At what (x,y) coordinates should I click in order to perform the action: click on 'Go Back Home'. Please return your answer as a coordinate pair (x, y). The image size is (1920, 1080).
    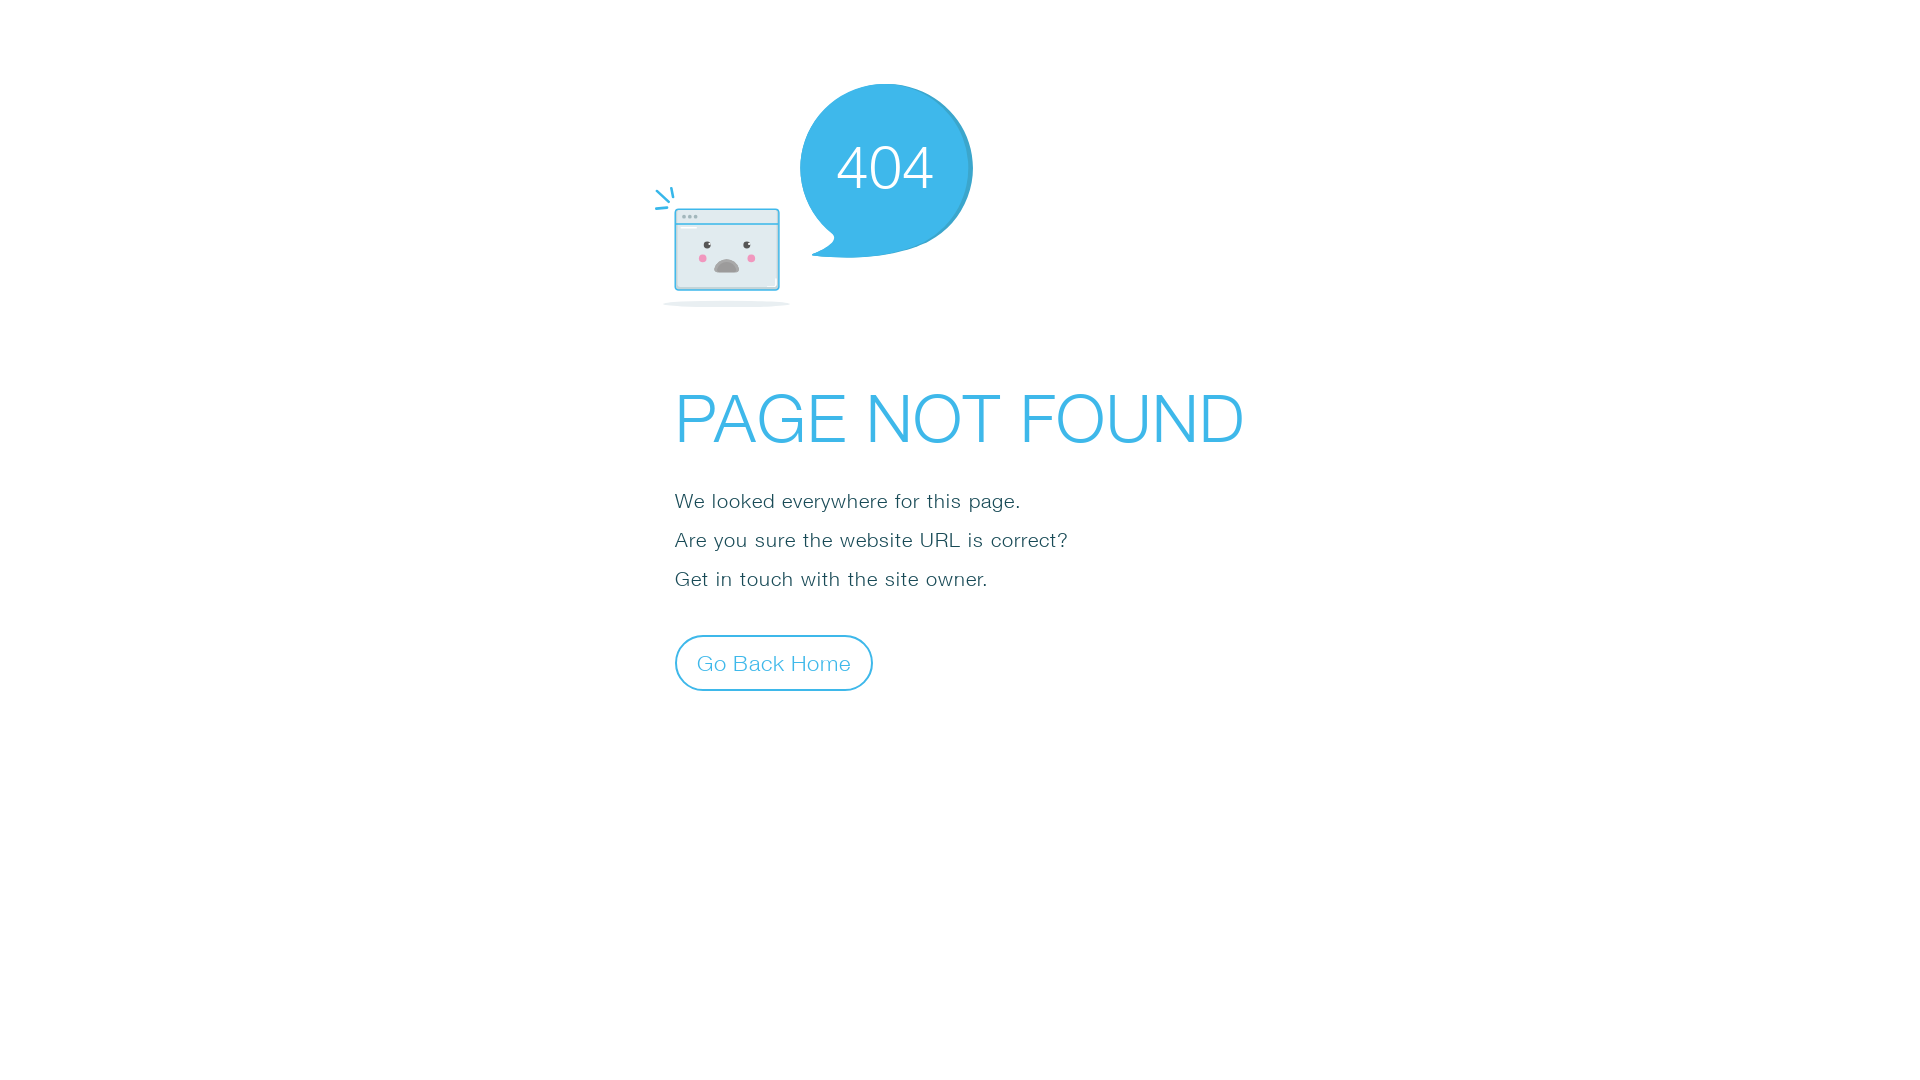
    Looking at the image, I should click on (772, 663).